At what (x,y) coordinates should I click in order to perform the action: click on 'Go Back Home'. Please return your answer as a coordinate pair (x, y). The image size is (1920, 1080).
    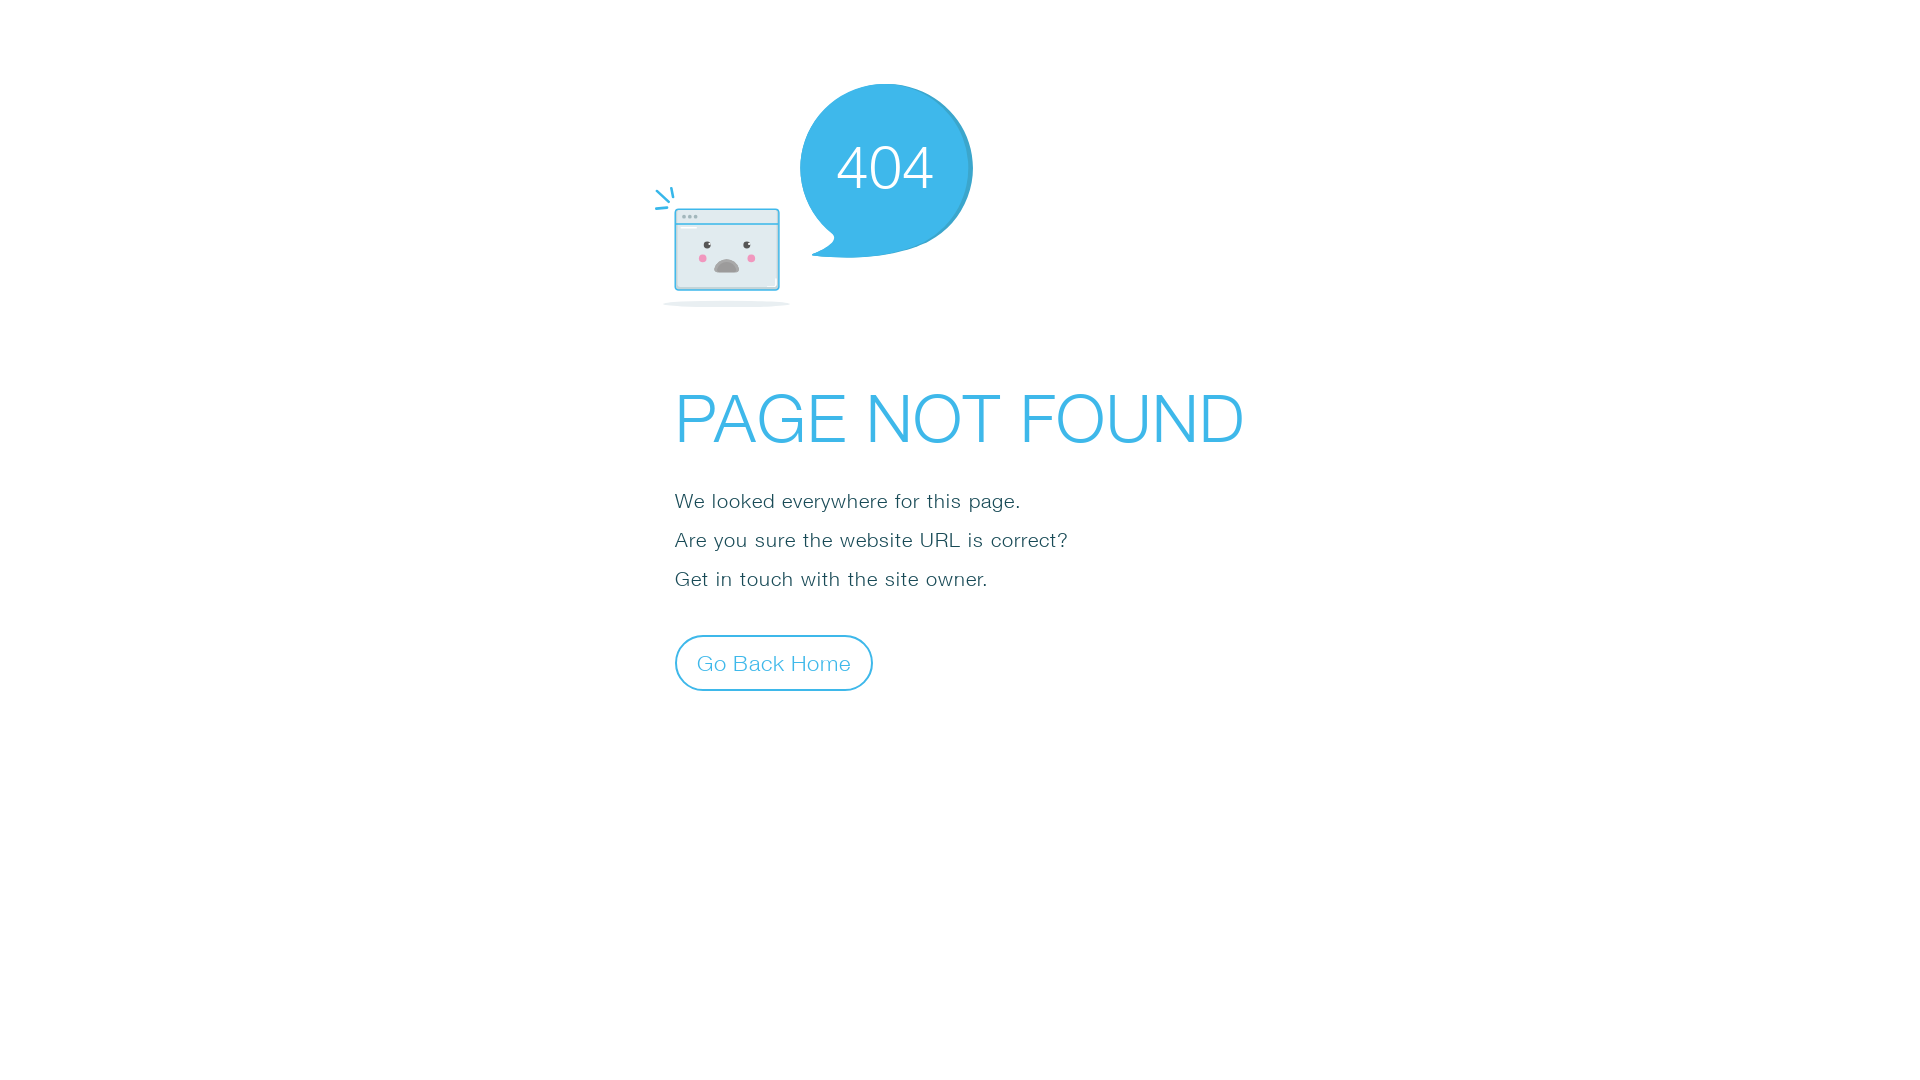
    Looking at the image, I should click on (772, 663).